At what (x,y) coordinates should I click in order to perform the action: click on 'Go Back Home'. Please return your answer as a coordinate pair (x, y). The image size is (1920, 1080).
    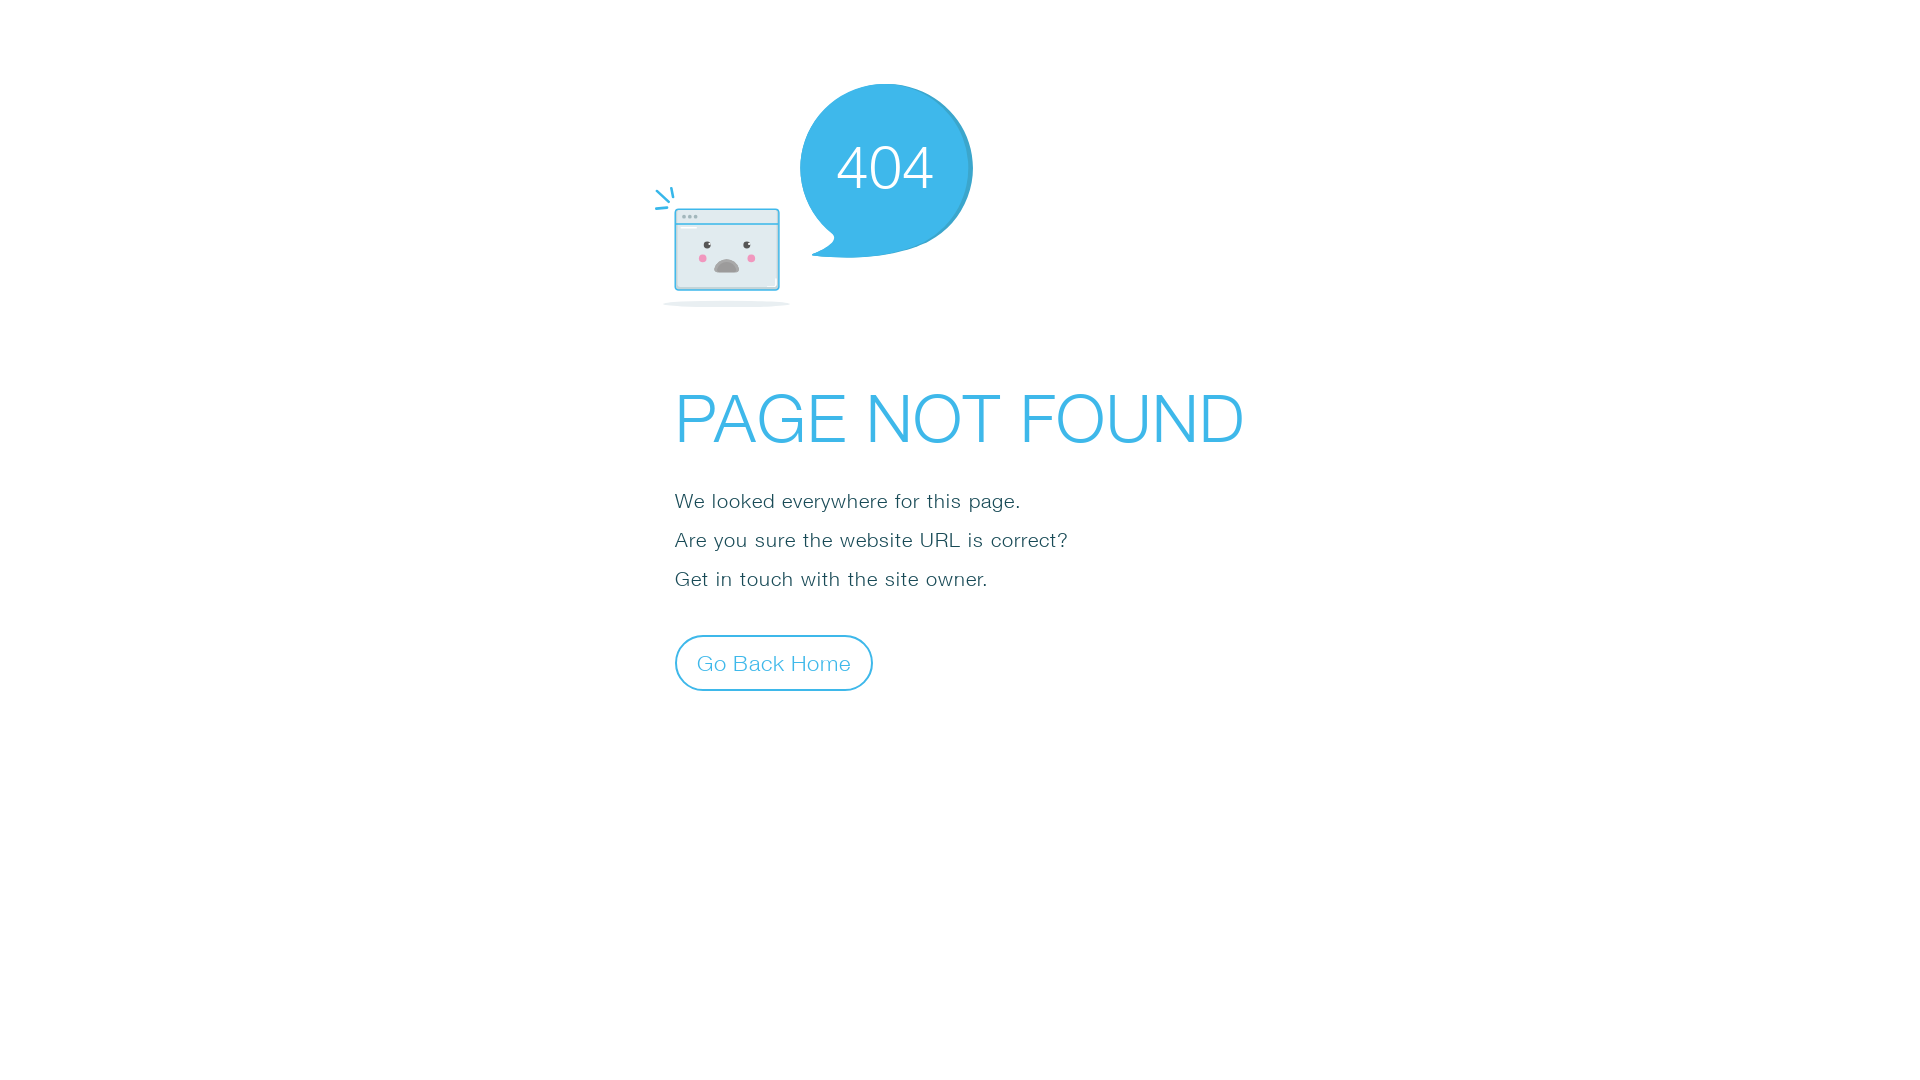
    Looking at the image, I should click on (772, 663).